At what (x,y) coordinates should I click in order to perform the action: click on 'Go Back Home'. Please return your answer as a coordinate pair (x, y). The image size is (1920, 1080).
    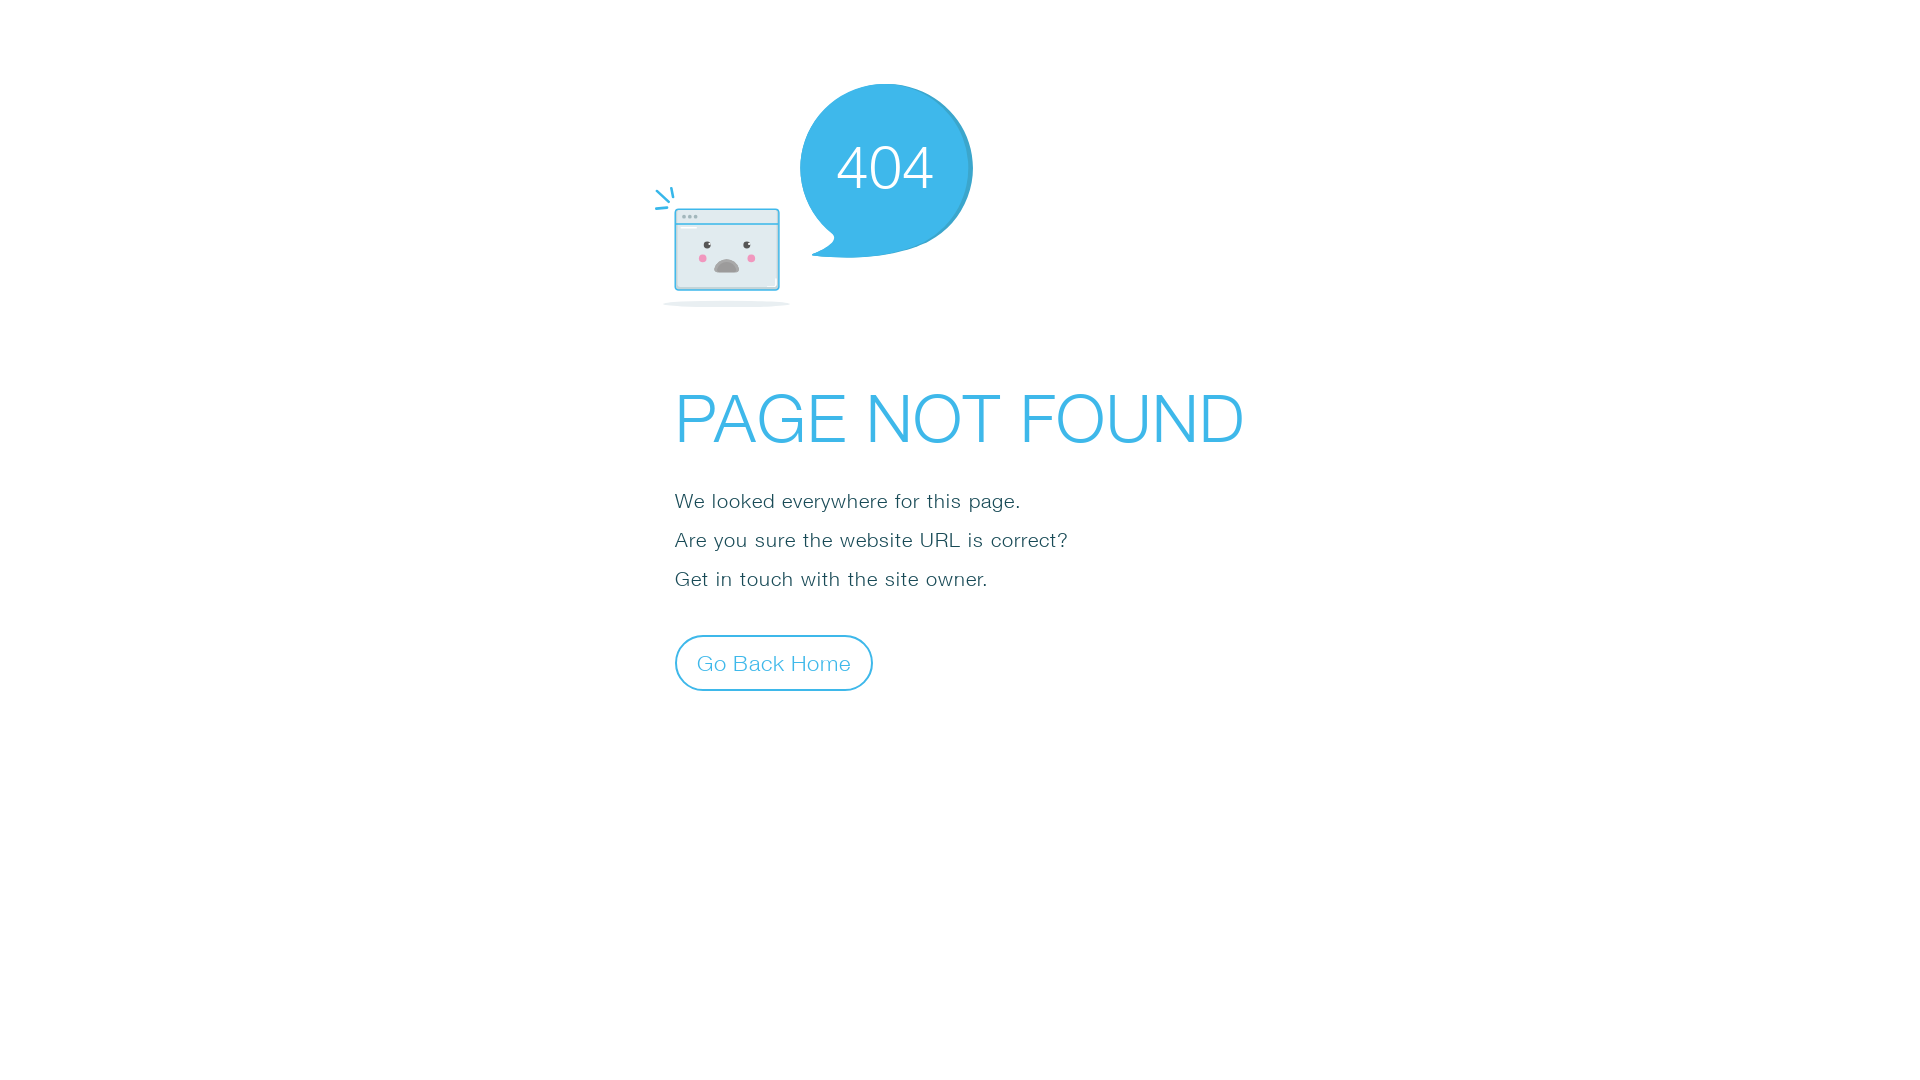
    Looking at the image, I should click on (772, 663).